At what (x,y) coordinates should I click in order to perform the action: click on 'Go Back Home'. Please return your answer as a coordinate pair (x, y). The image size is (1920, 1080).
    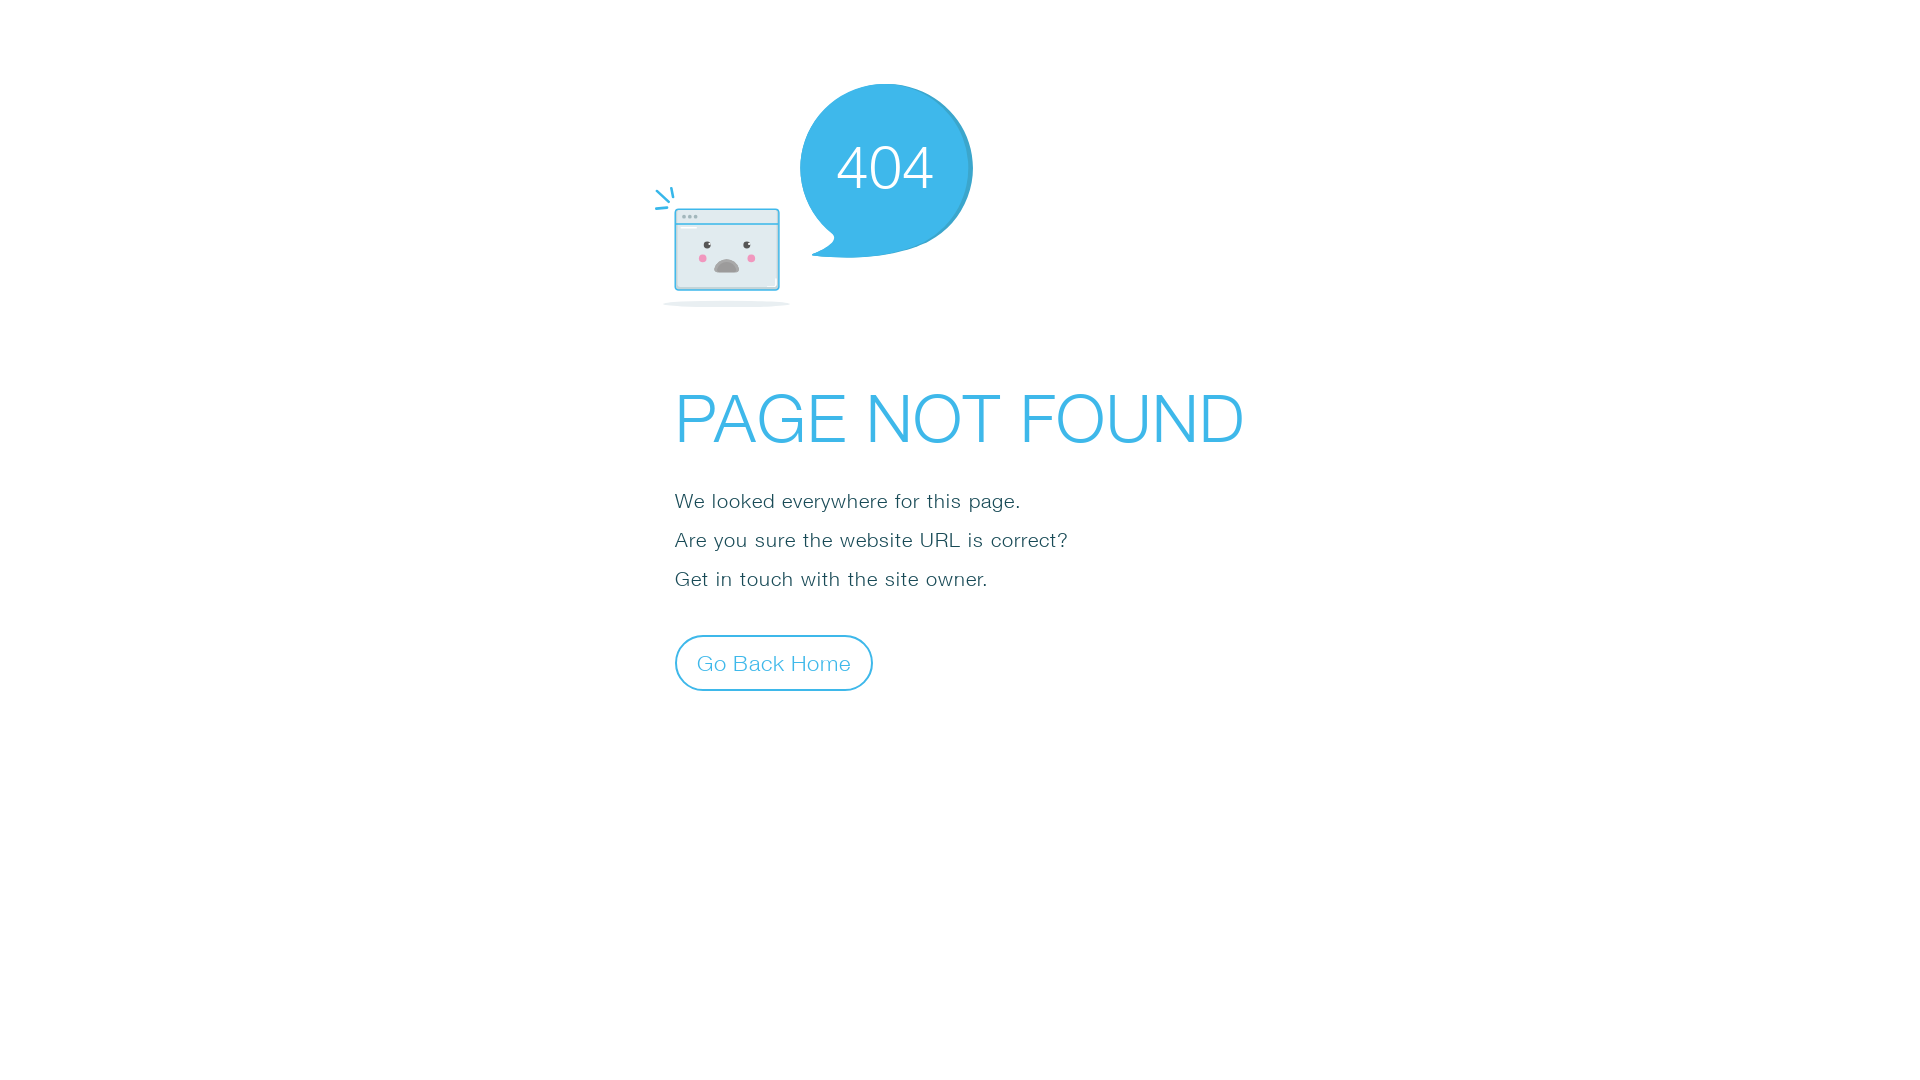
    Looking at the image, I should click on (772, 663).